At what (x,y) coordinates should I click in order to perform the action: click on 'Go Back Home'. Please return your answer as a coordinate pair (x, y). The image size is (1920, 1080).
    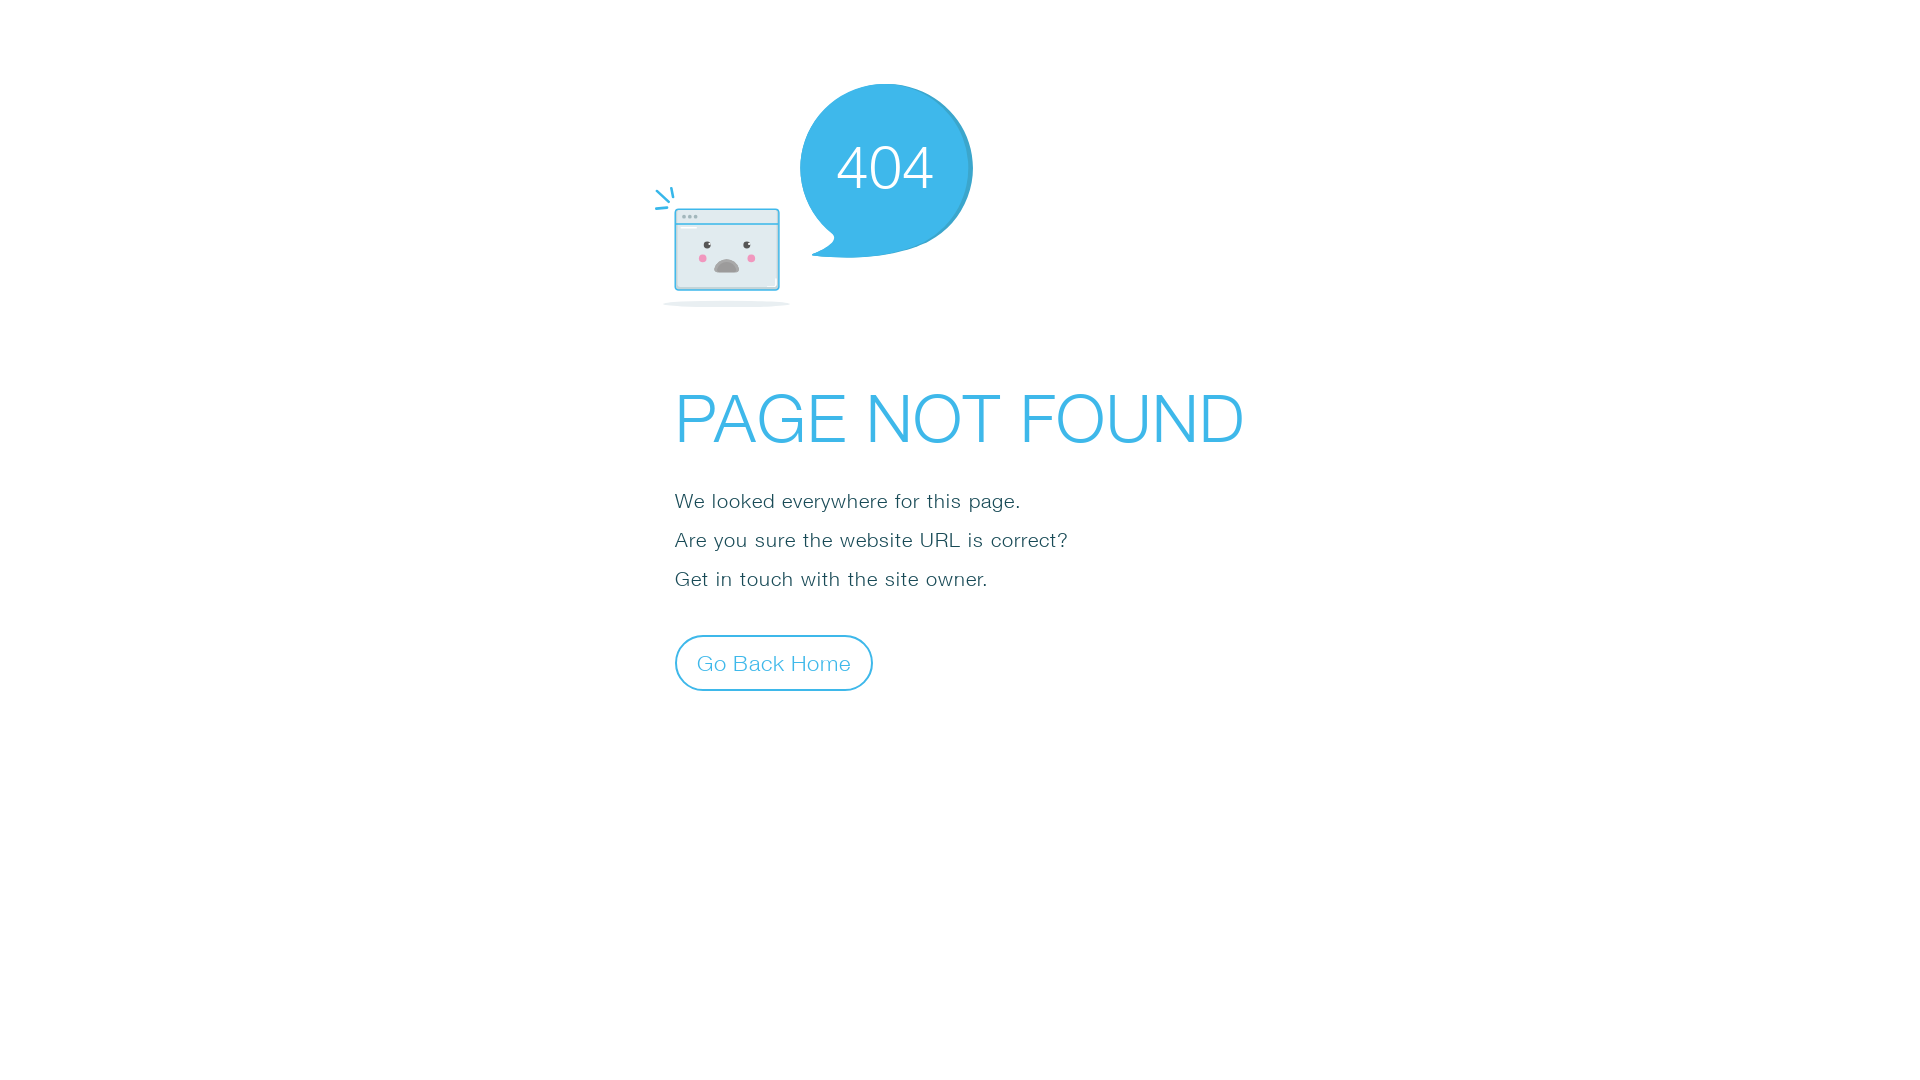
    Looking at the image, I should click on (772, 663).